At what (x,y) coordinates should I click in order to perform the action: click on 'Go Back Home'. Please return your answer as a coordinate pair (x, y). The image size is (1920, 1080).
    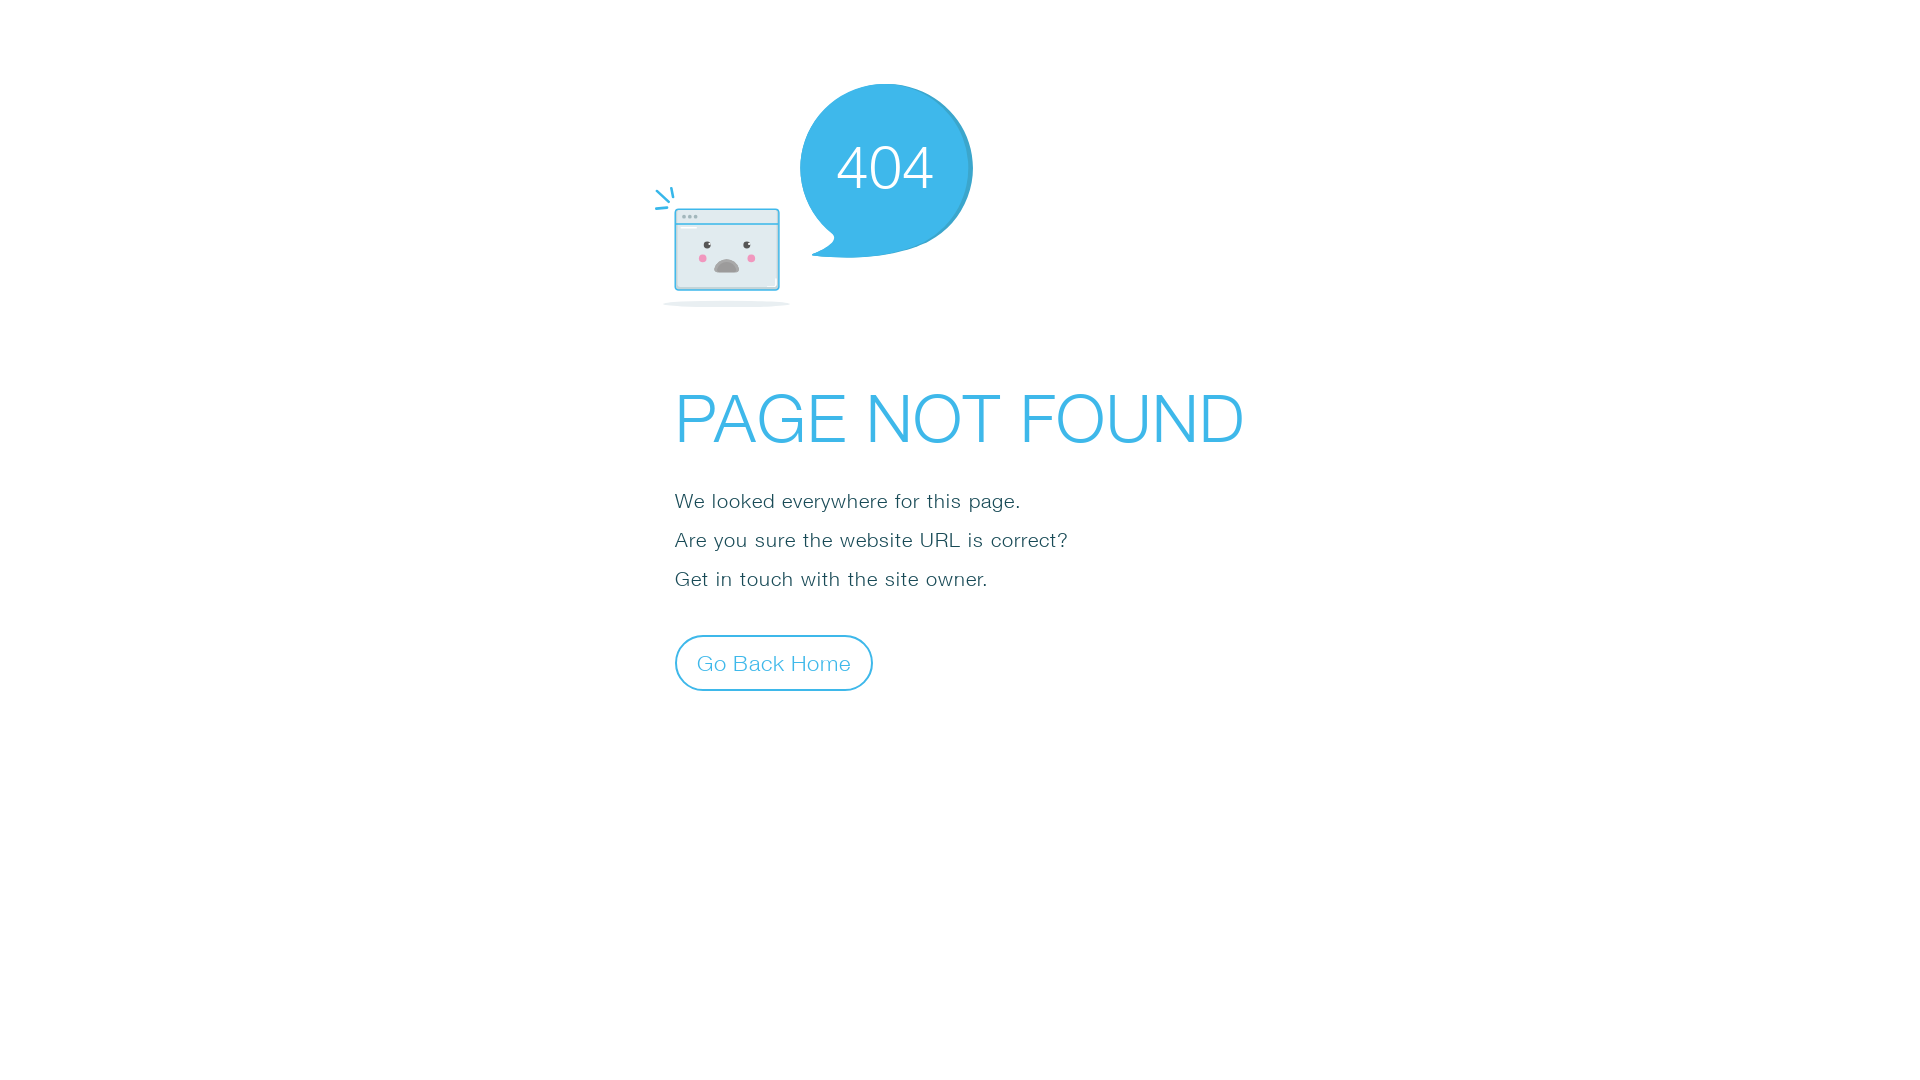
    Looking at the image, I should click on (772, 663).